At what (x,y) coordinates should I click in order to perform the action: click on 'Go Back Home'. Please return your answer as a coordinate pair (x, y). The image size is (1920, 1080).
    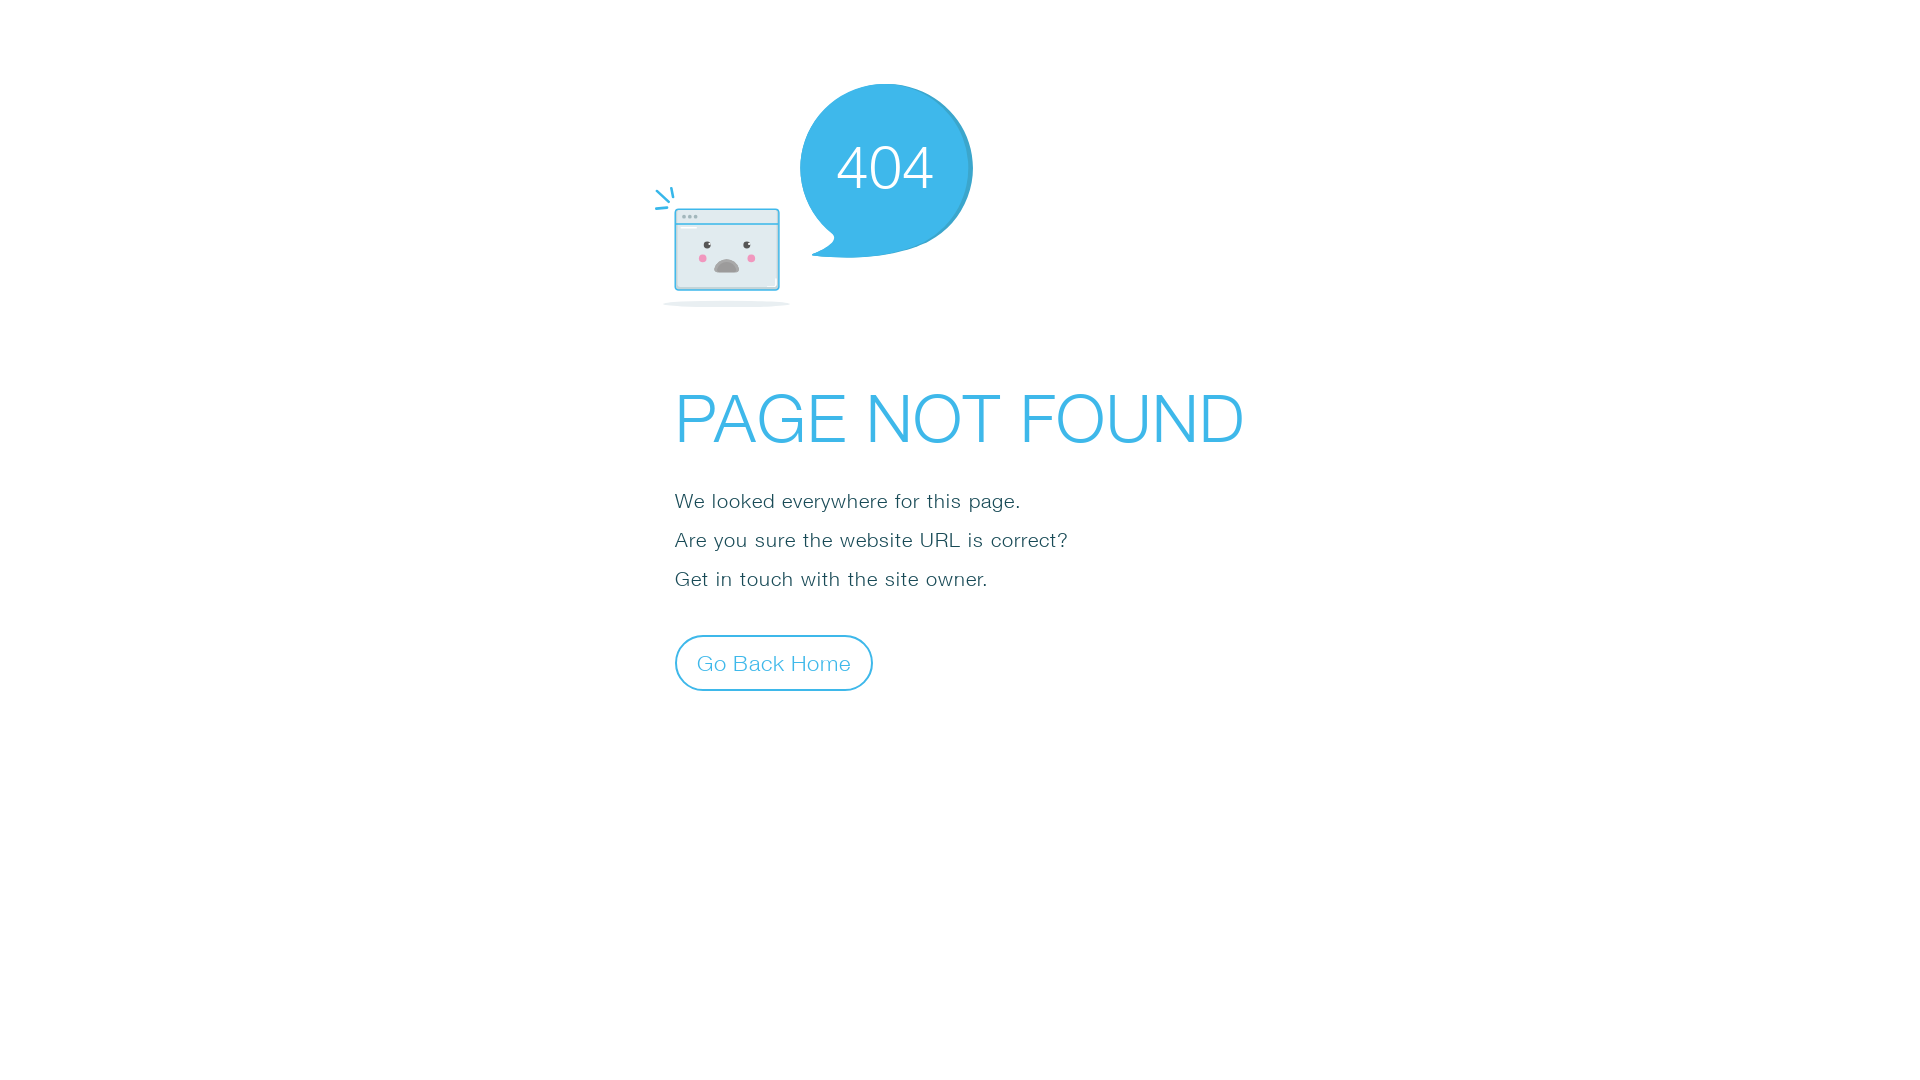
    Looking at the image, I should click on (772, 663).